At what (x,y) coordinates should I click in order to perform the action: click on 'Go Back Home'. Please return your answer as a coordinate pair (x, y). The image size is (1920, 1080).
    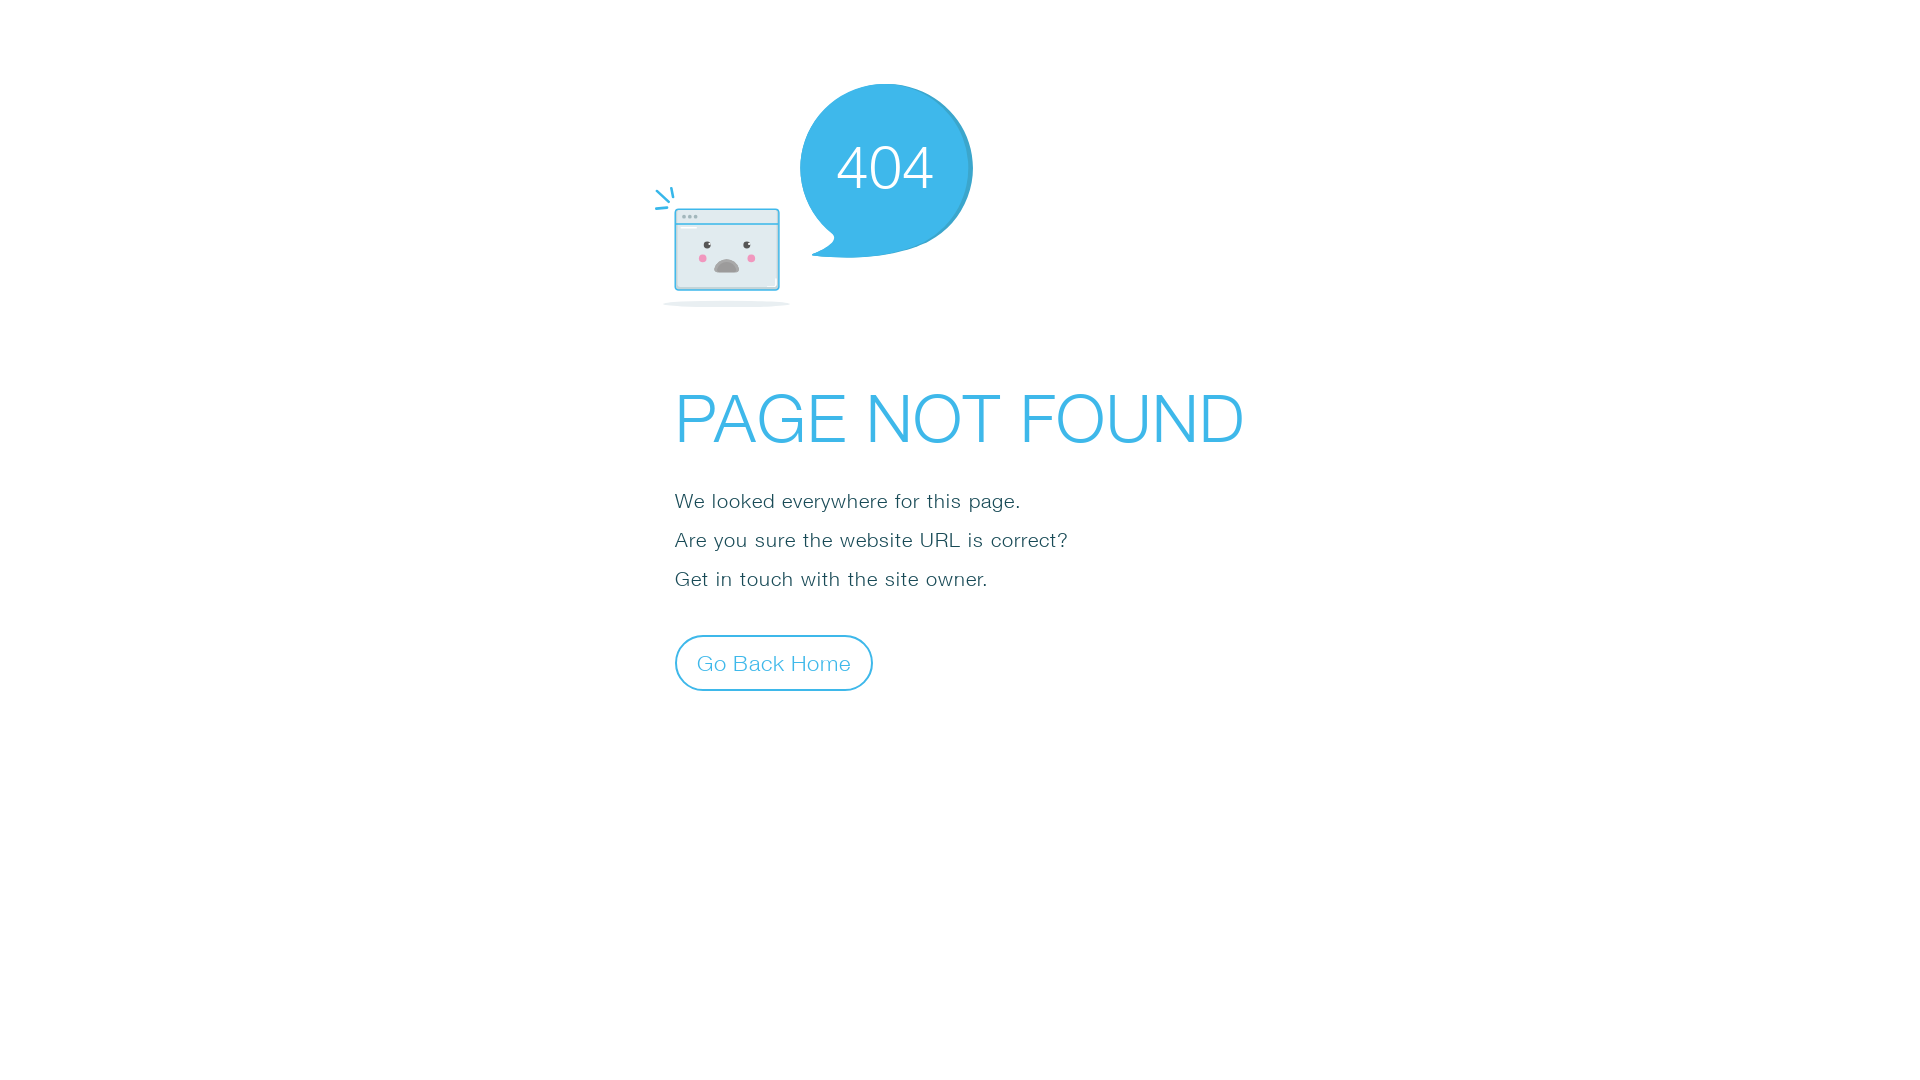
    Looking at the image, I should click on (772, 663).